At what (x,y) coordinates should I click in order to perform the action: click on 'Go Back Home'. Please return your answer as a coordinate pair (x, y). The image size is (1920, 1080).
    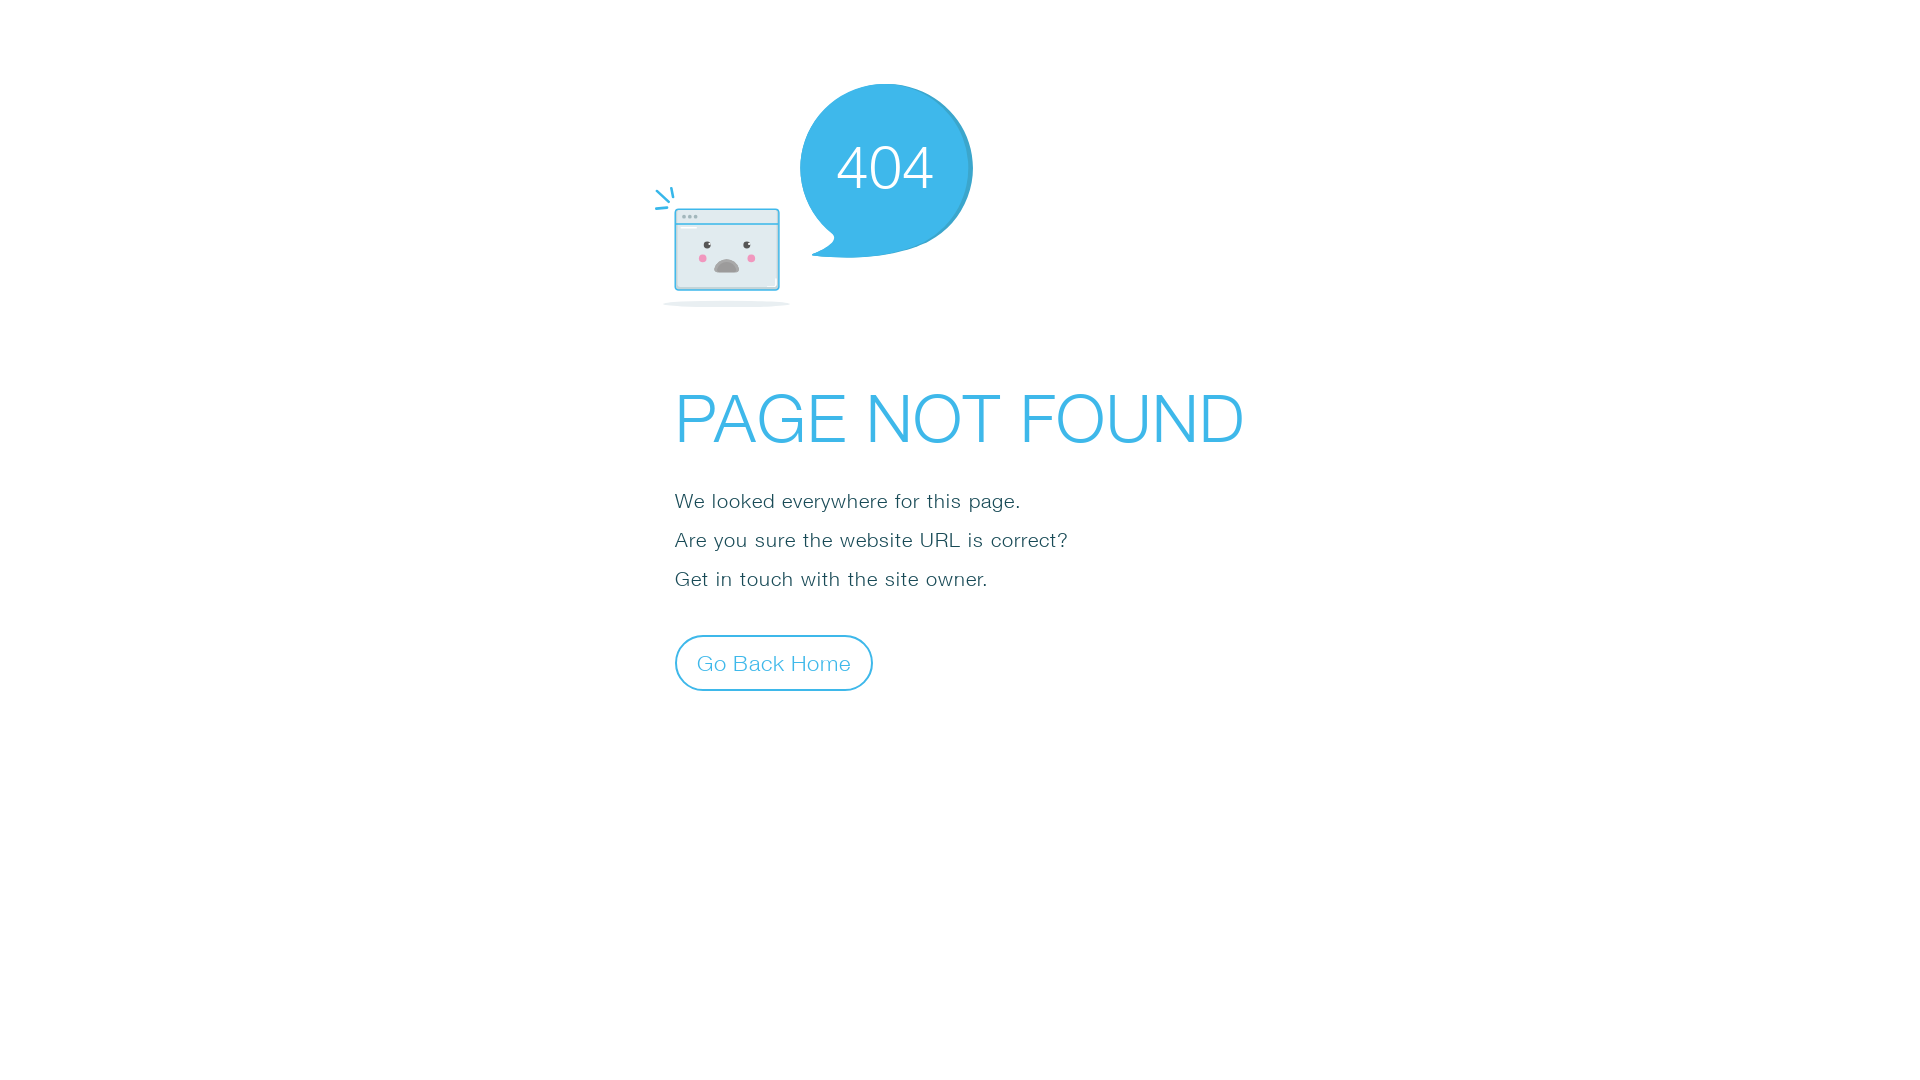
    Looking at the image, I should click on (772, 663).